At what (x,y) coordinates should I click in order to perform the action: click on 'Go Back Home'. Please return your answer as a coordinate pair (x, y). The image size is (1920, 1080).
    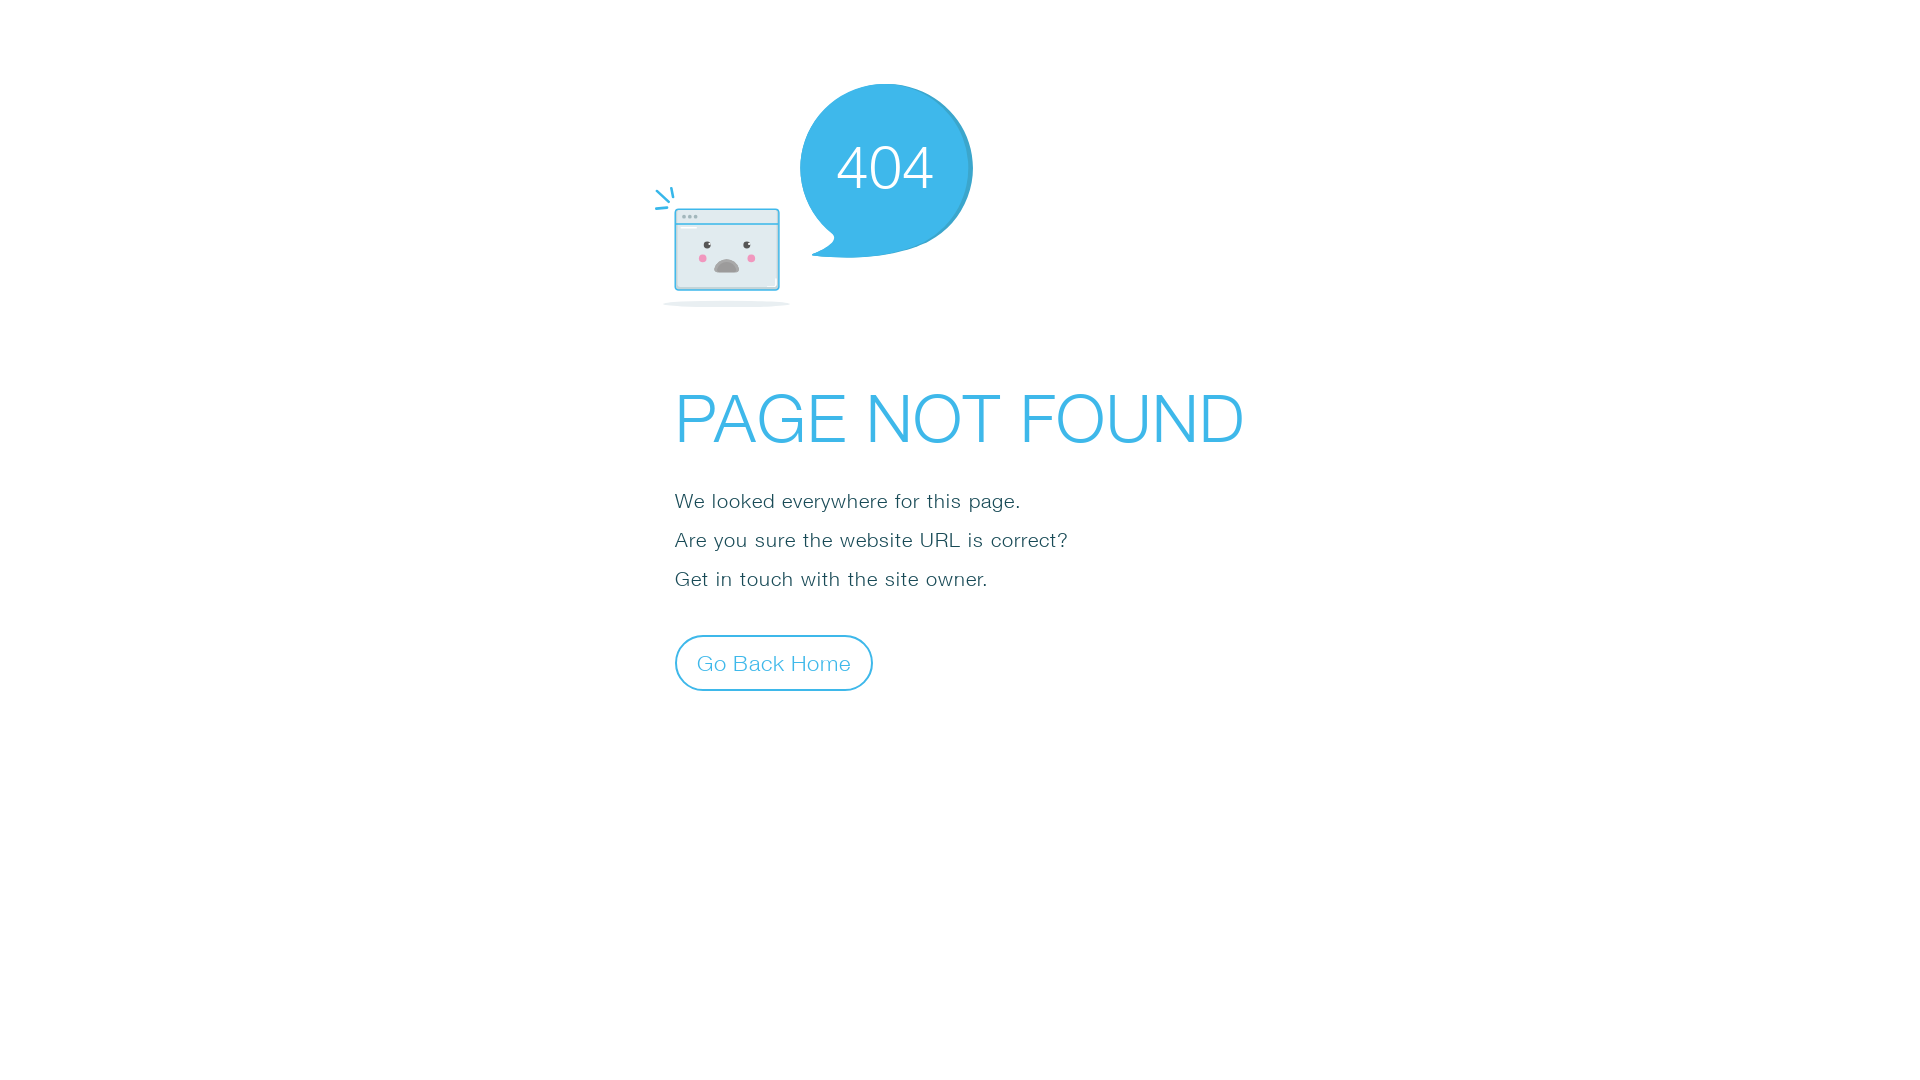
    Looking at the image, I should click on (772, 663).